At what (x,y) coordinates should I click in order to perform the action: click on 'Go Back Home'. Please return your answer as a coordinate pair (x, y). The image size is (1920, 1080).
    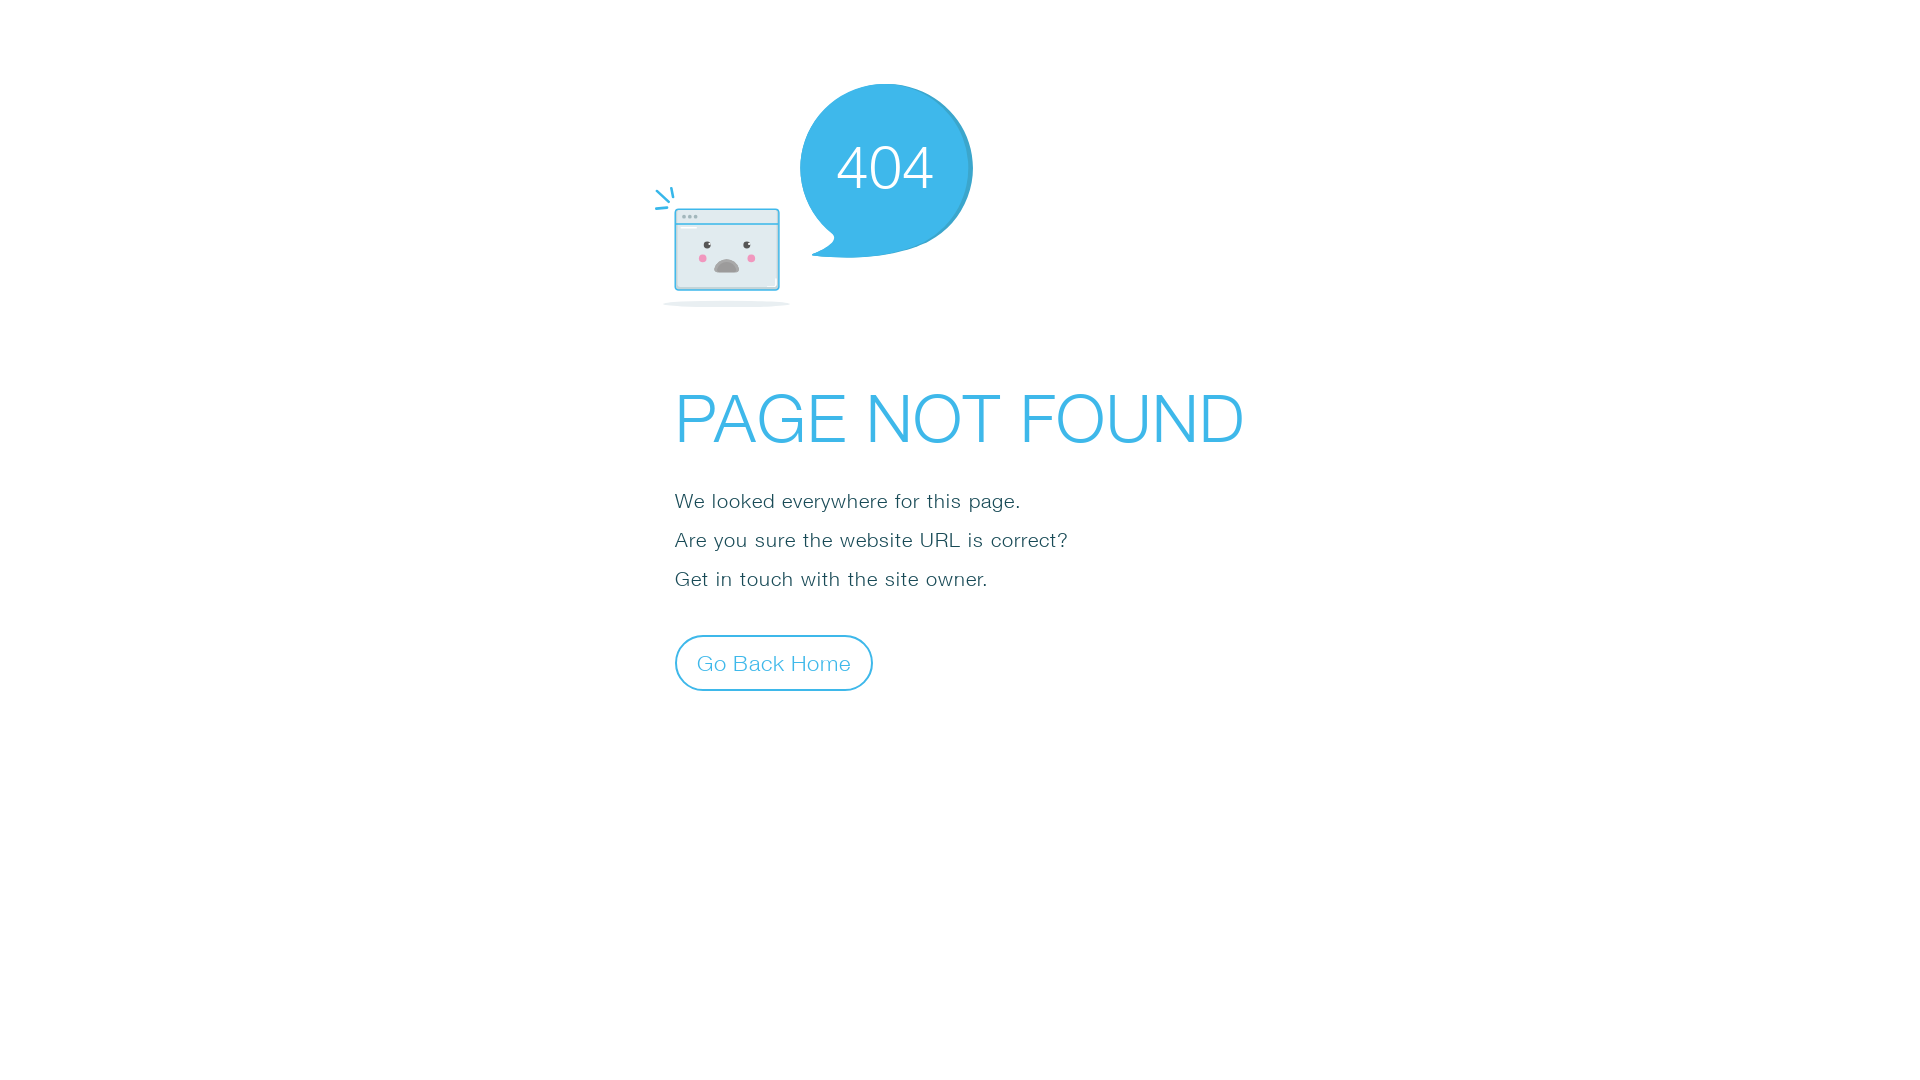
    Looking at the image, I should click on (772, 663).